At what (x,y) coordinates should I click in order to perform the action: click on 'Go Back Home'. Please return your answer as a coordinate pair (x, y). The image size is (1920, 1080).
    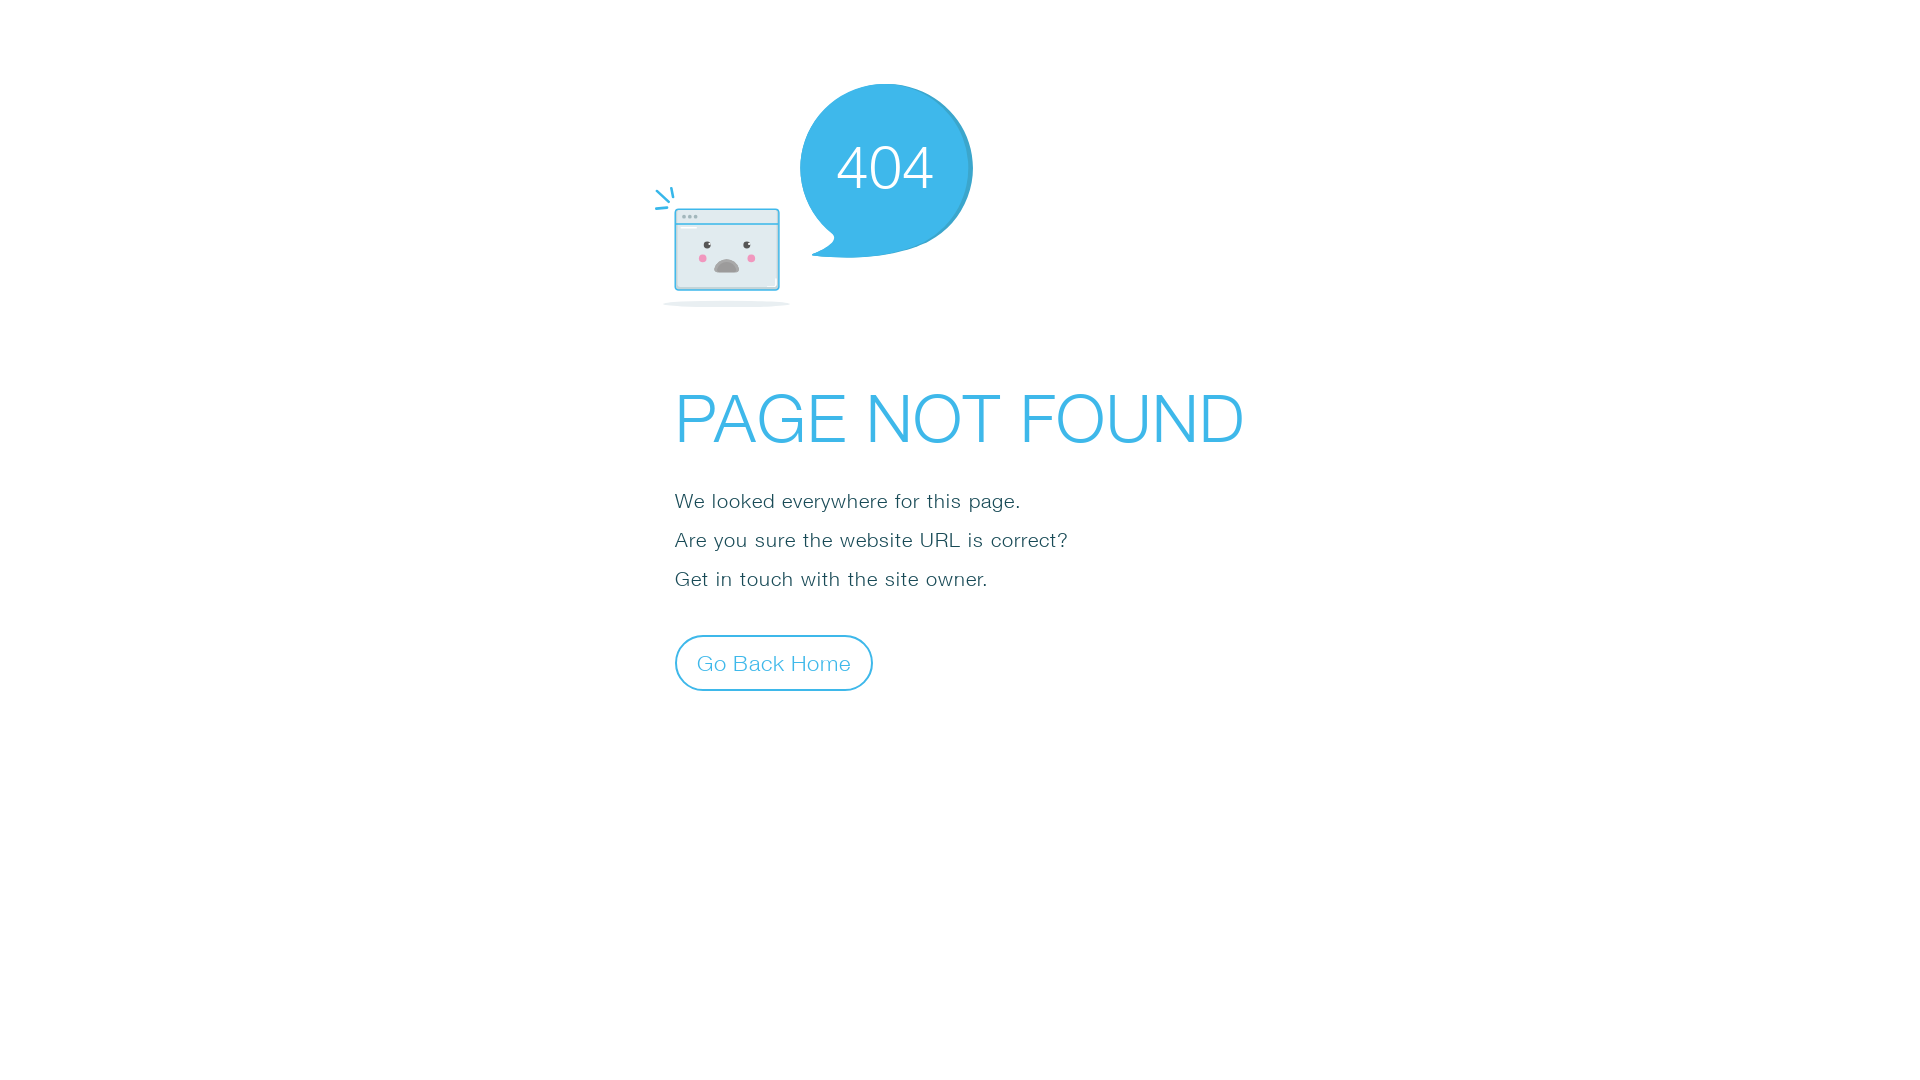
    Looking at the image, I should click on (772, 663).